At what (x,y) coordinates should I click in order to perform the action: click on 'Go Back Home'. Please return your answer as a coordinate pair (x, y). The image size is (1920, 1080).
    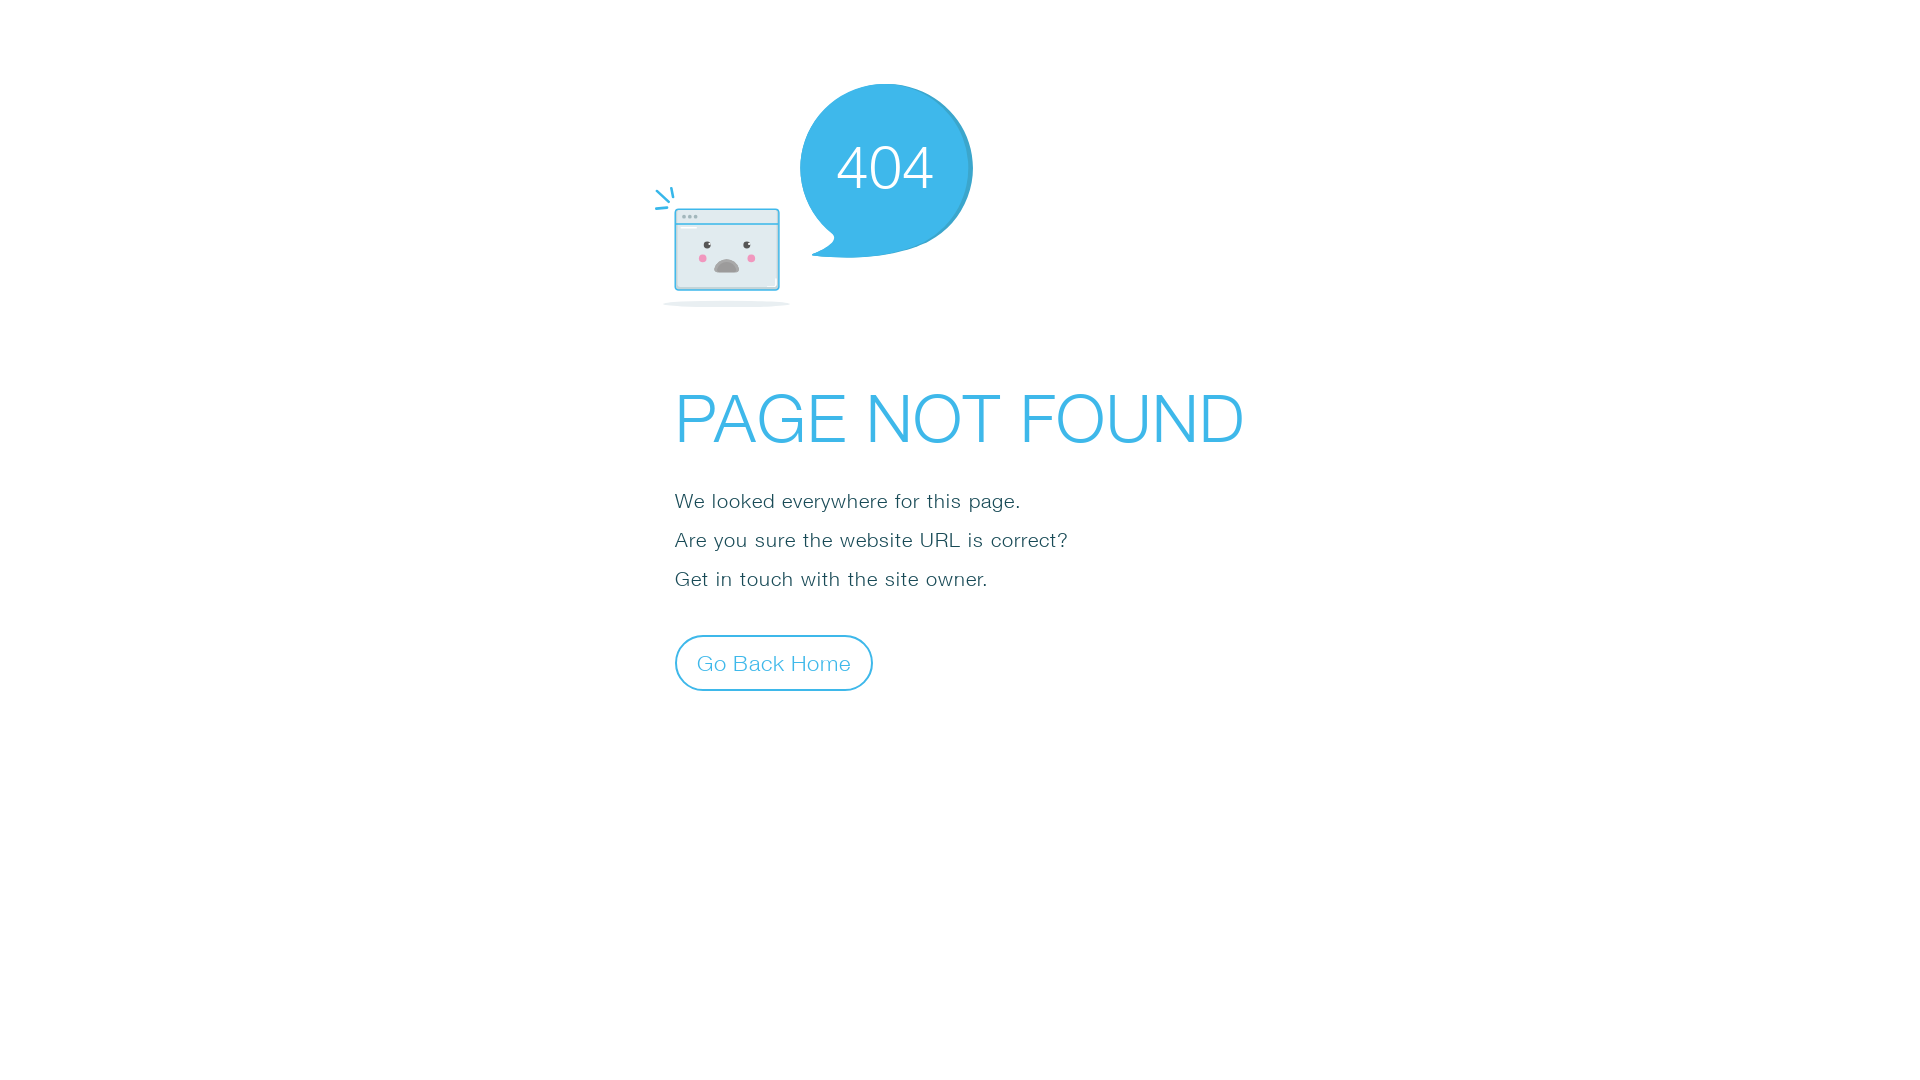
    Looking at the image, I should click on (772, 663).